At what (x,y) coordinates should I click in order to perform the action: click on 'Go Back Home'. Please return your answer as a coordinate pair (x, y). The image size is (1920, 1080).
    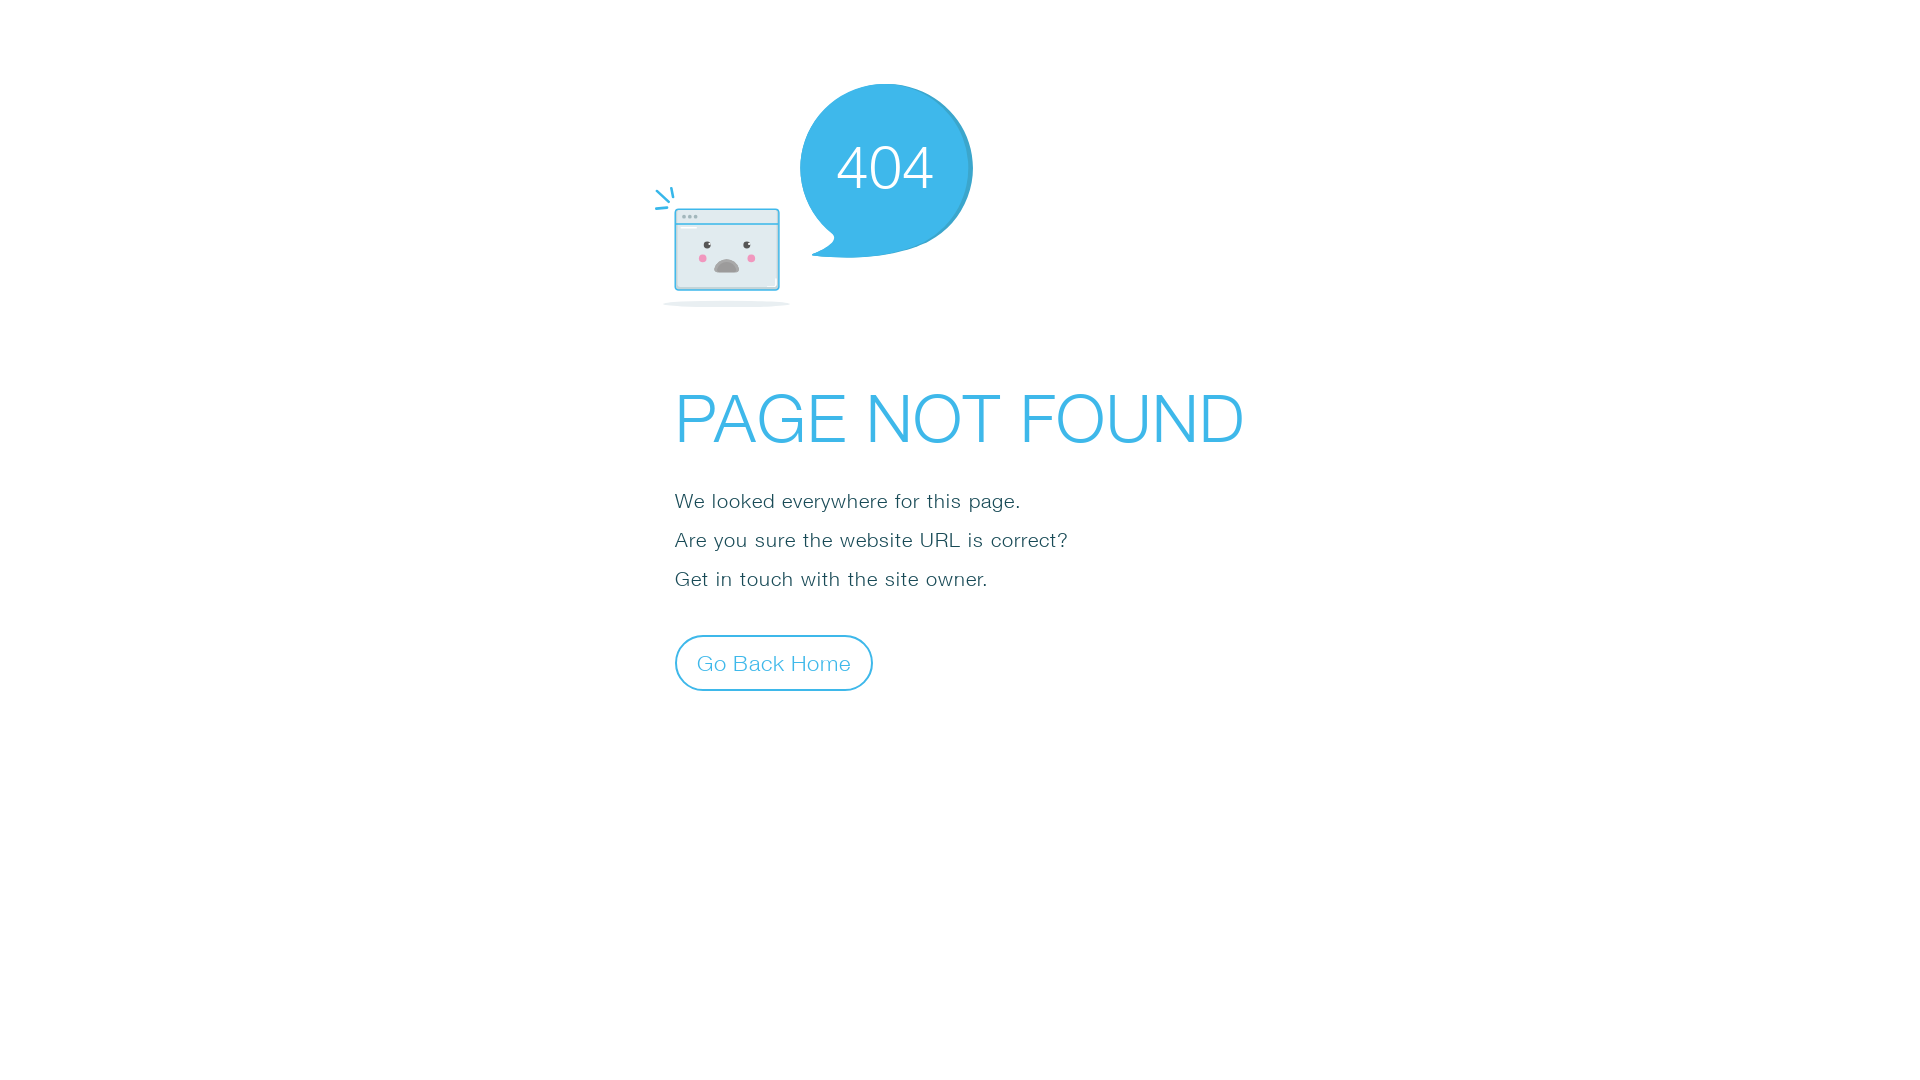
    Looking at the image, I should click on (772, 663).